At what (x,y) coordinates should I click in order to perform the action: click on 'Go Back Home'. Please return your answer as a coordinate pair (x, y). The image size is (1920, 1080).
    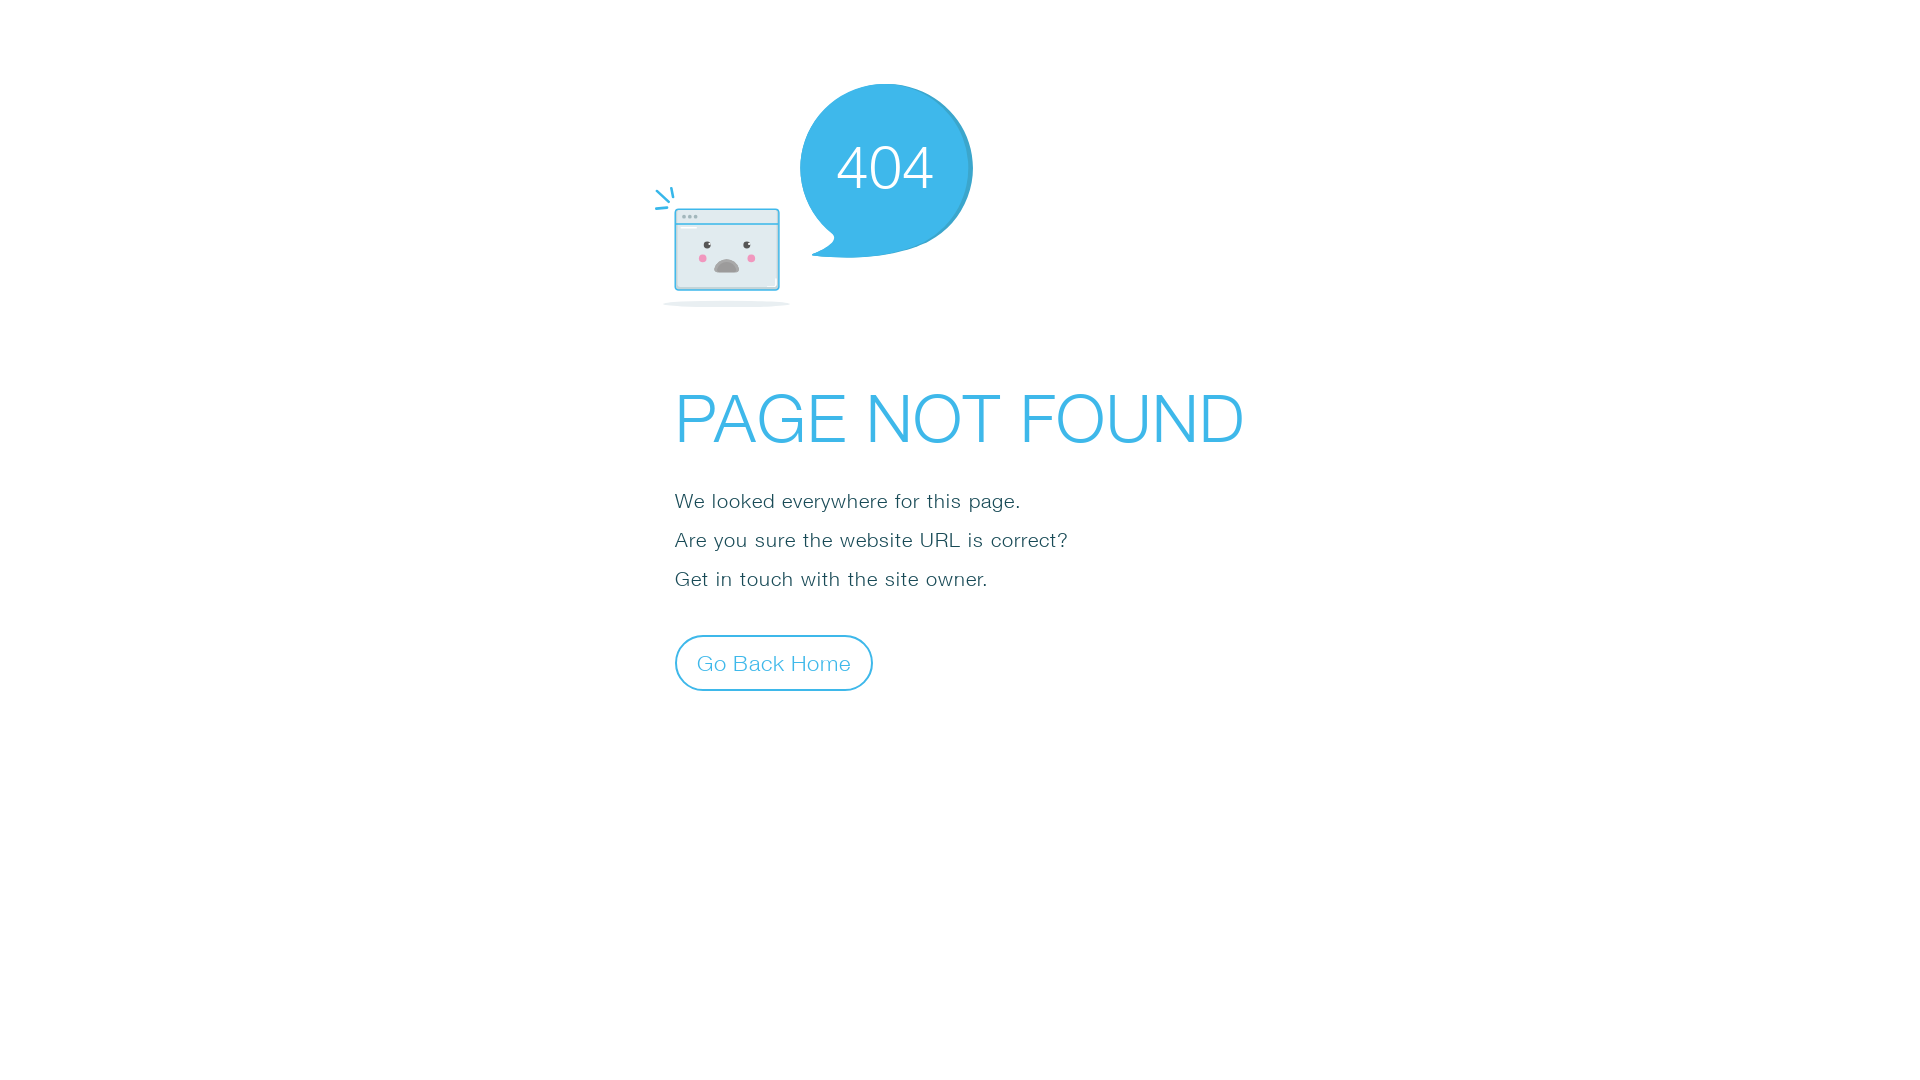
    Looking at the image, I should click on (772, 663).